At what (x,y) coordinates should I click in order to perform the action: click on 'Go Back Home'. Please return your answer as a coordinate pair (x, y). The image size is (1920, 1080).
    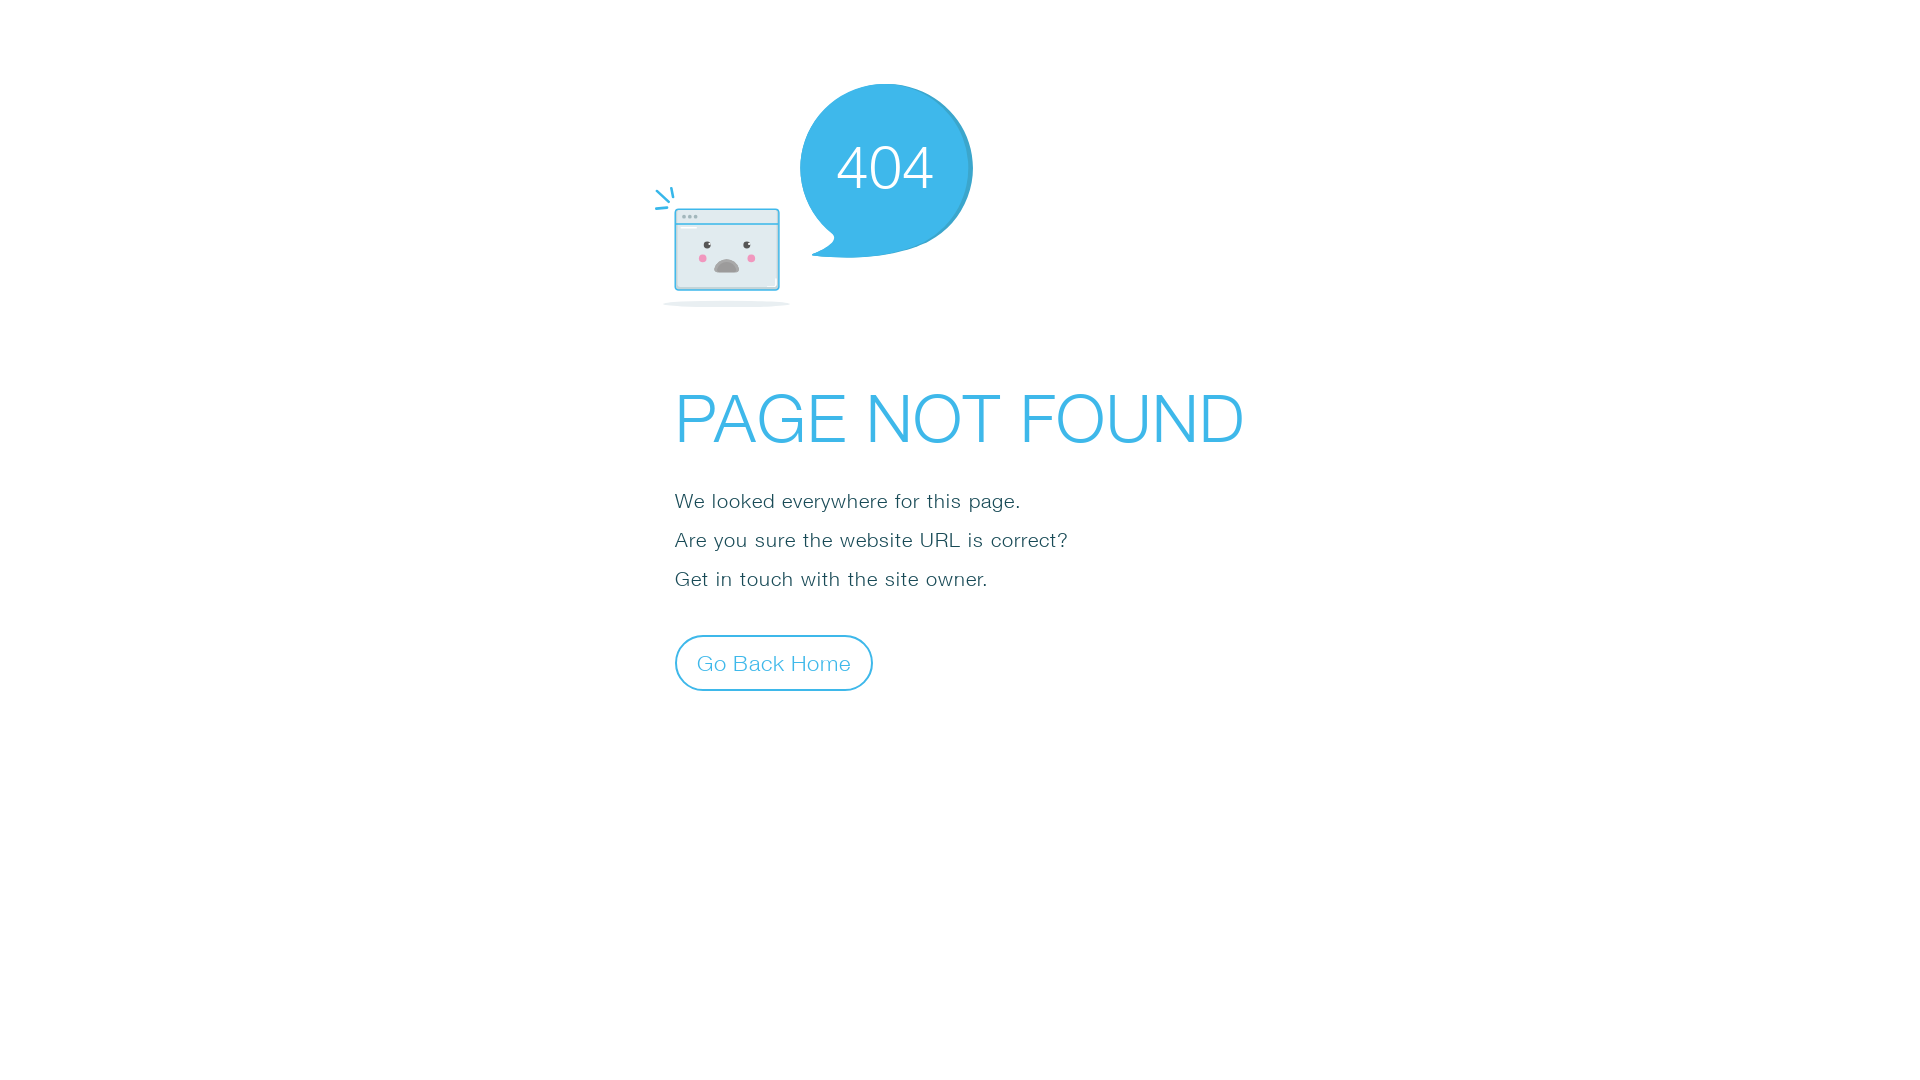
    Looking at the image, I should click on (772, 663).